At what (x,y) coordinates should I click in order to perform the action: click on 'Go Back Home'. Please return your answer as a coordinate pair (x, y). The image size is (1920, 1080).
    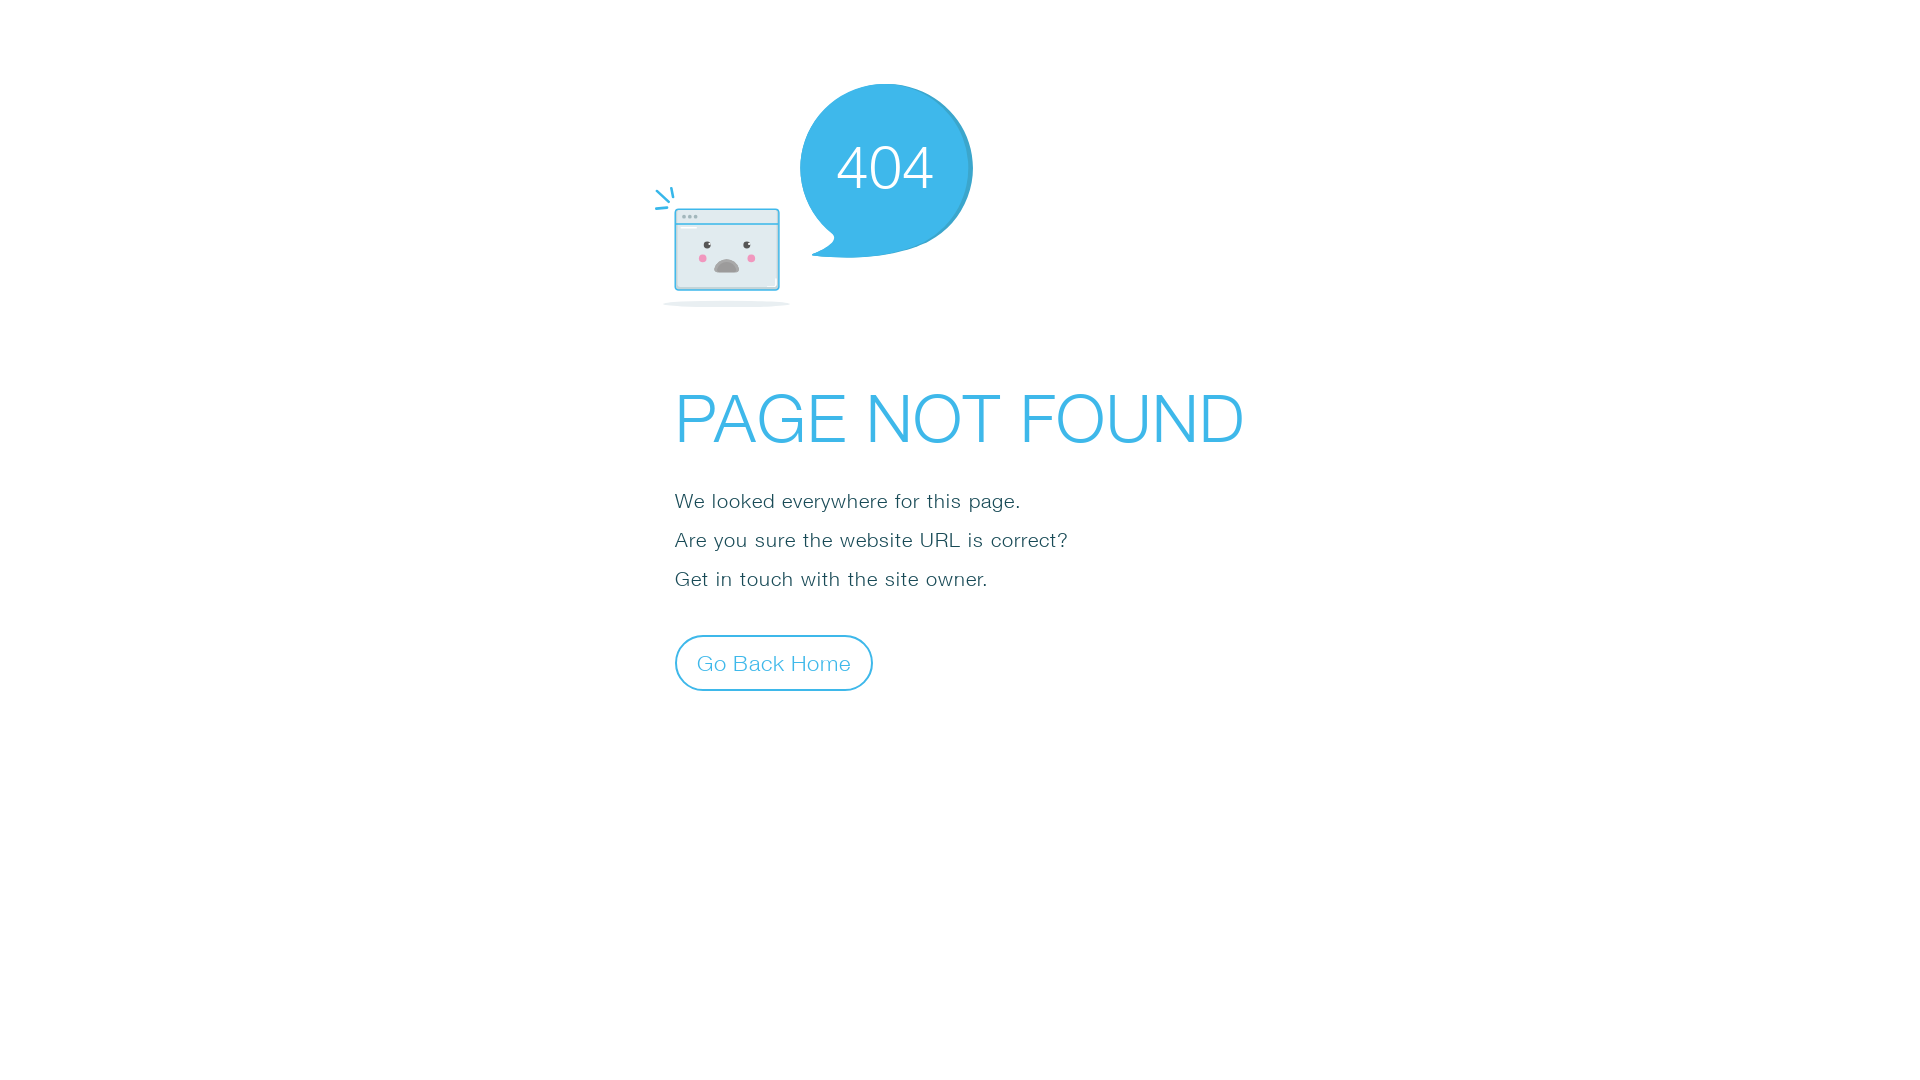
    Looking at the image, I should click on (772, 663).